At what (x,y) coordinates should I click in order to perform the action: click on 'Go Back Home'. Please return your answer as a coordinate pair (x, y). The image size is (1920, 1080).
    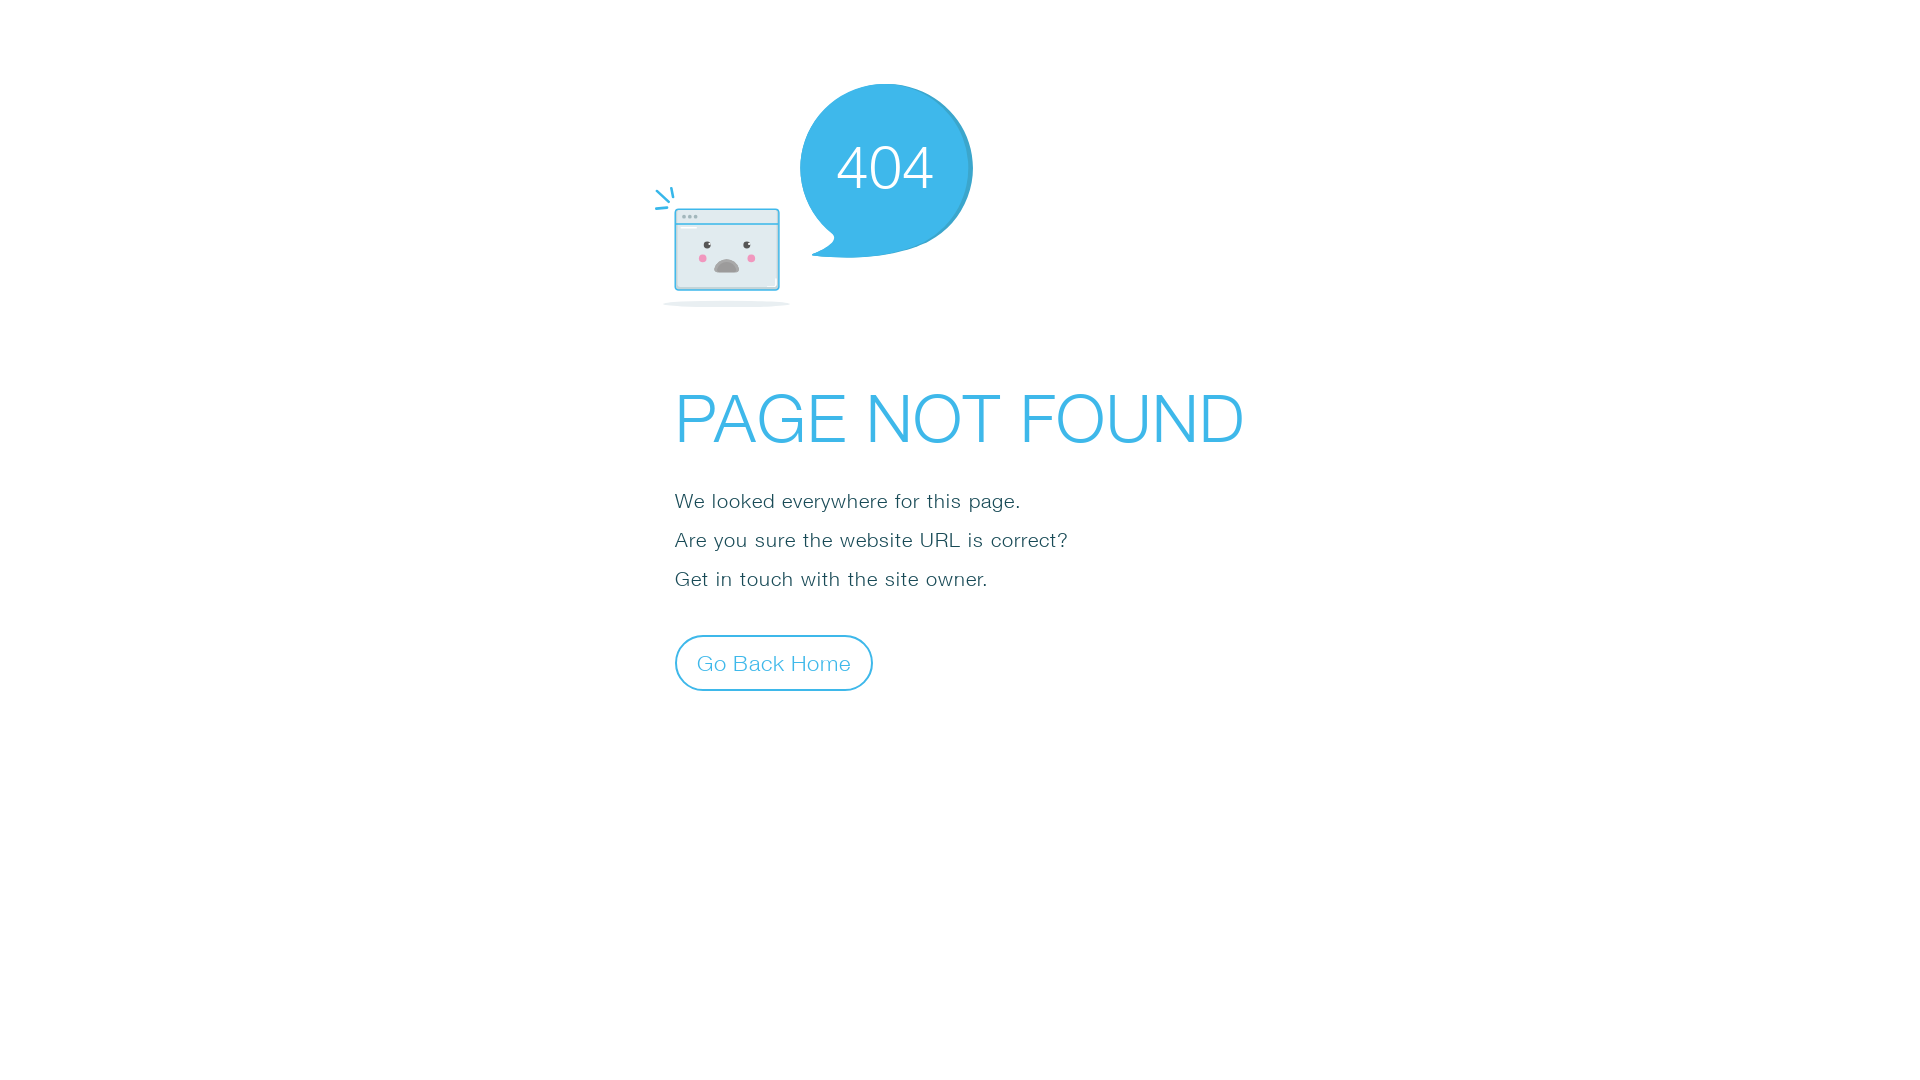
    Looking at the image, I should click on (772, 663).